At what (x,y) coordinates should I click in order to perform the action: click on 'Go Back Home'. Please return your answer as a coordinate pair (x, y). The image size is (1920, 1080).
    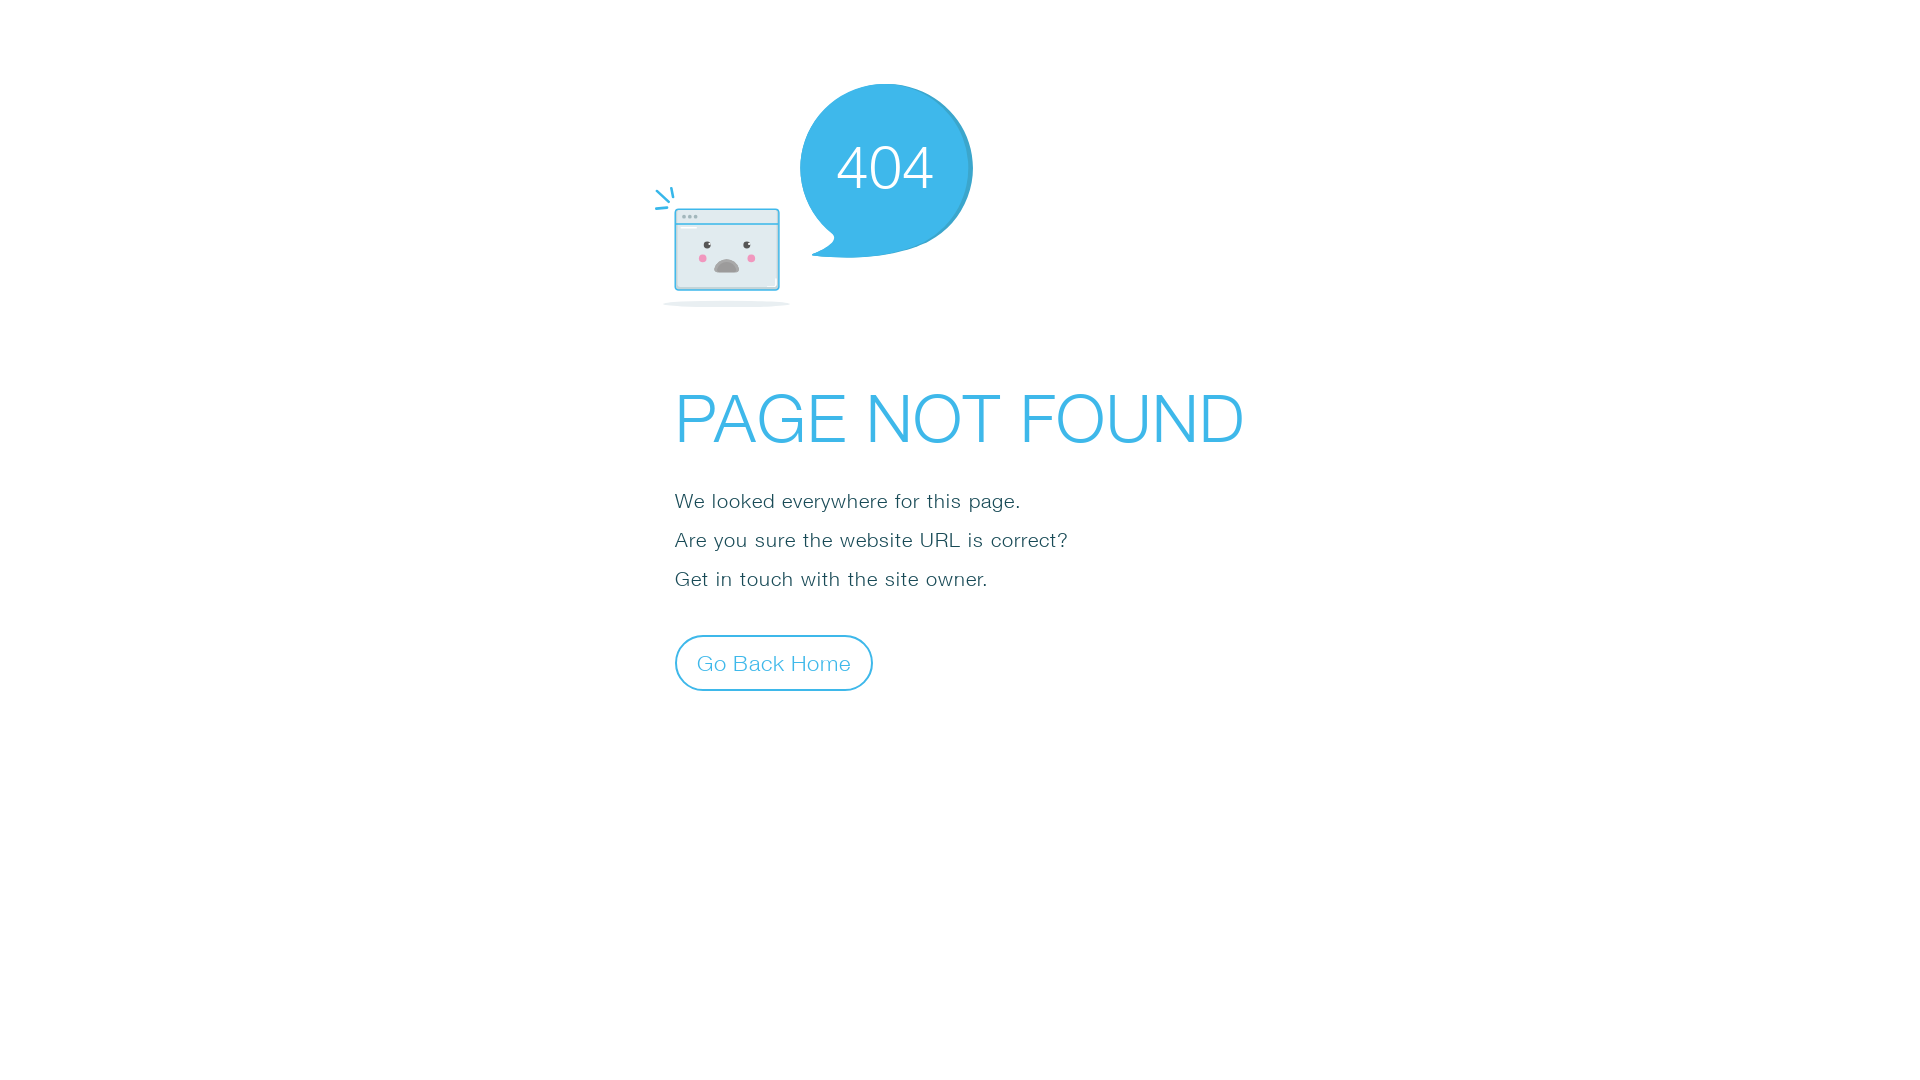
    Looking at the image, I should click on (772, 663).